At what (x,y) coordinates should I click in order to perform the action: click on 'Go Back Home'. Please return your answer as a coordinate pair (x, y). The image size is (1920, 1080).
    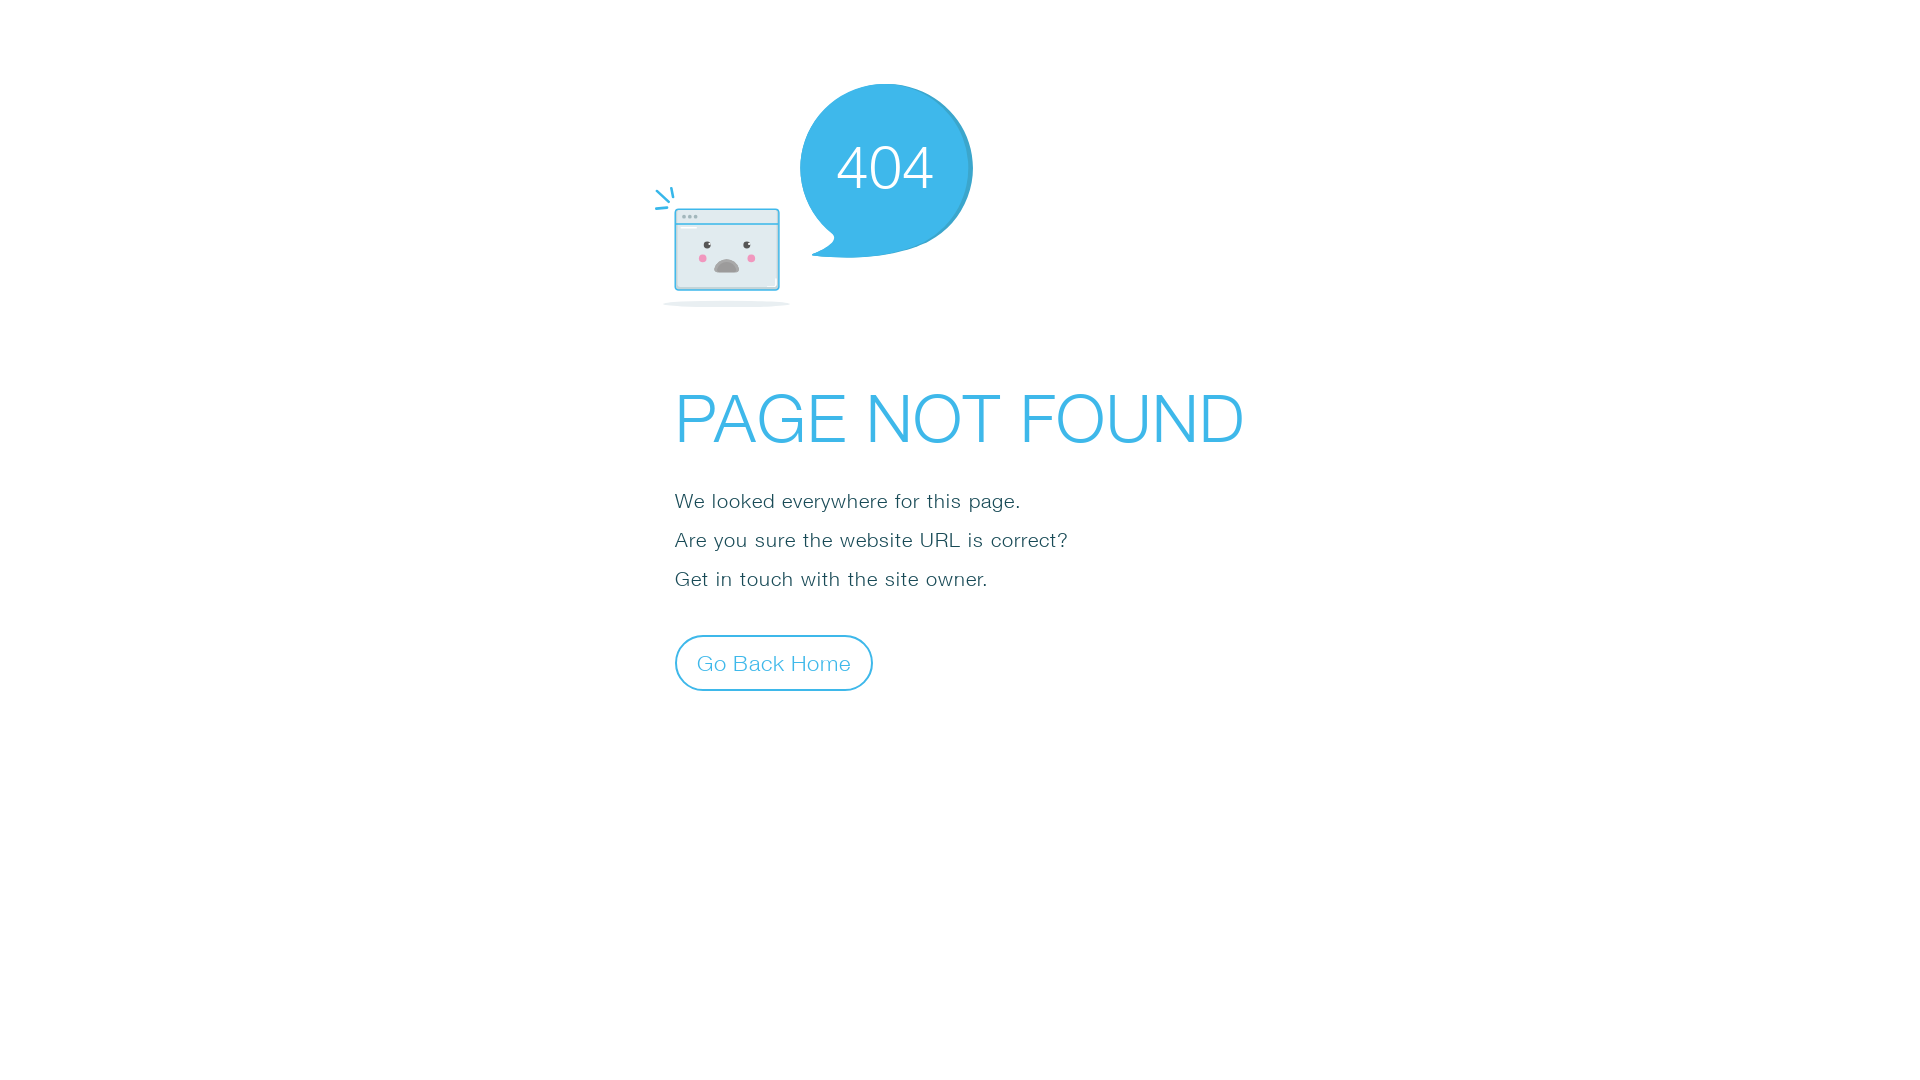
    Looking at the image, I should click on (772, 663).